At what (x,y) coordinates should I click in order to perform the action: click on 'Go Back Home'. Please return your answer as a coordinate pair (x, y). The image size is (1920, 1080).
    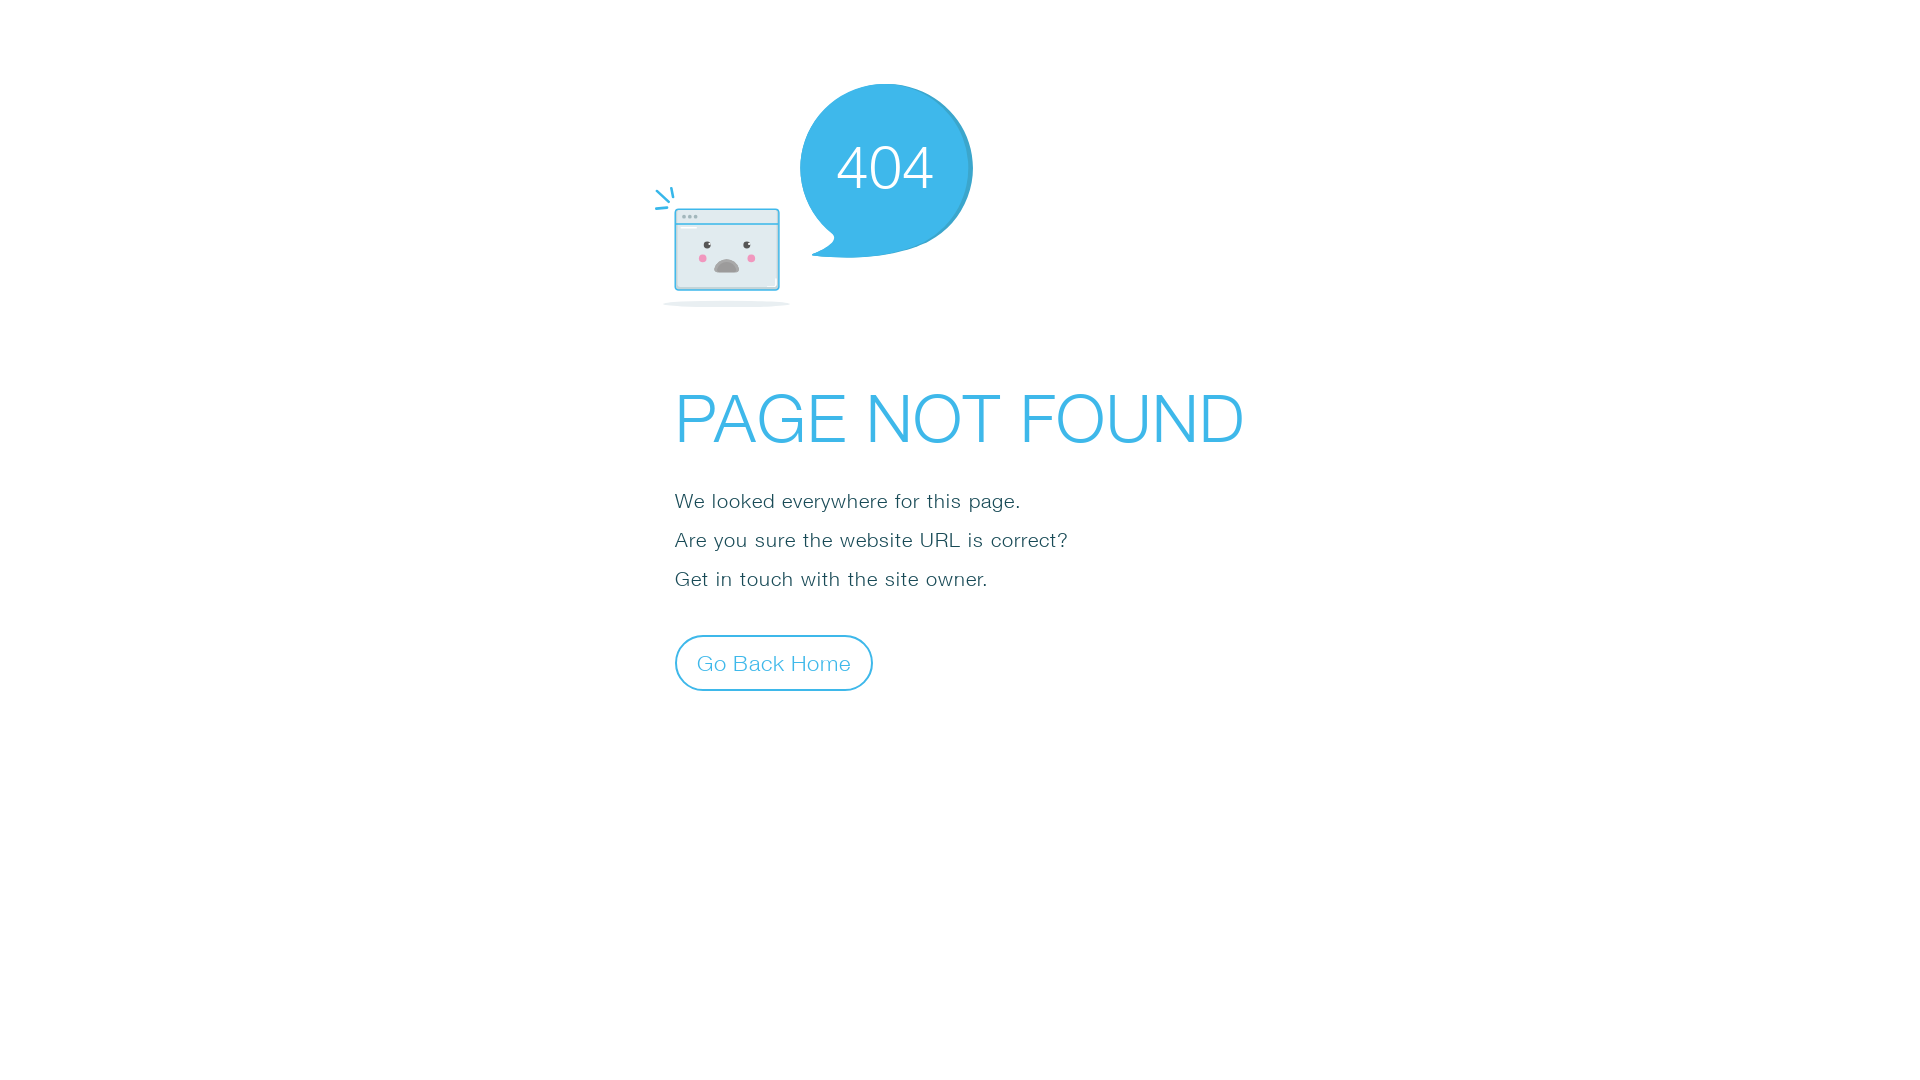
    Looking at the image, I should click on (772, 663).